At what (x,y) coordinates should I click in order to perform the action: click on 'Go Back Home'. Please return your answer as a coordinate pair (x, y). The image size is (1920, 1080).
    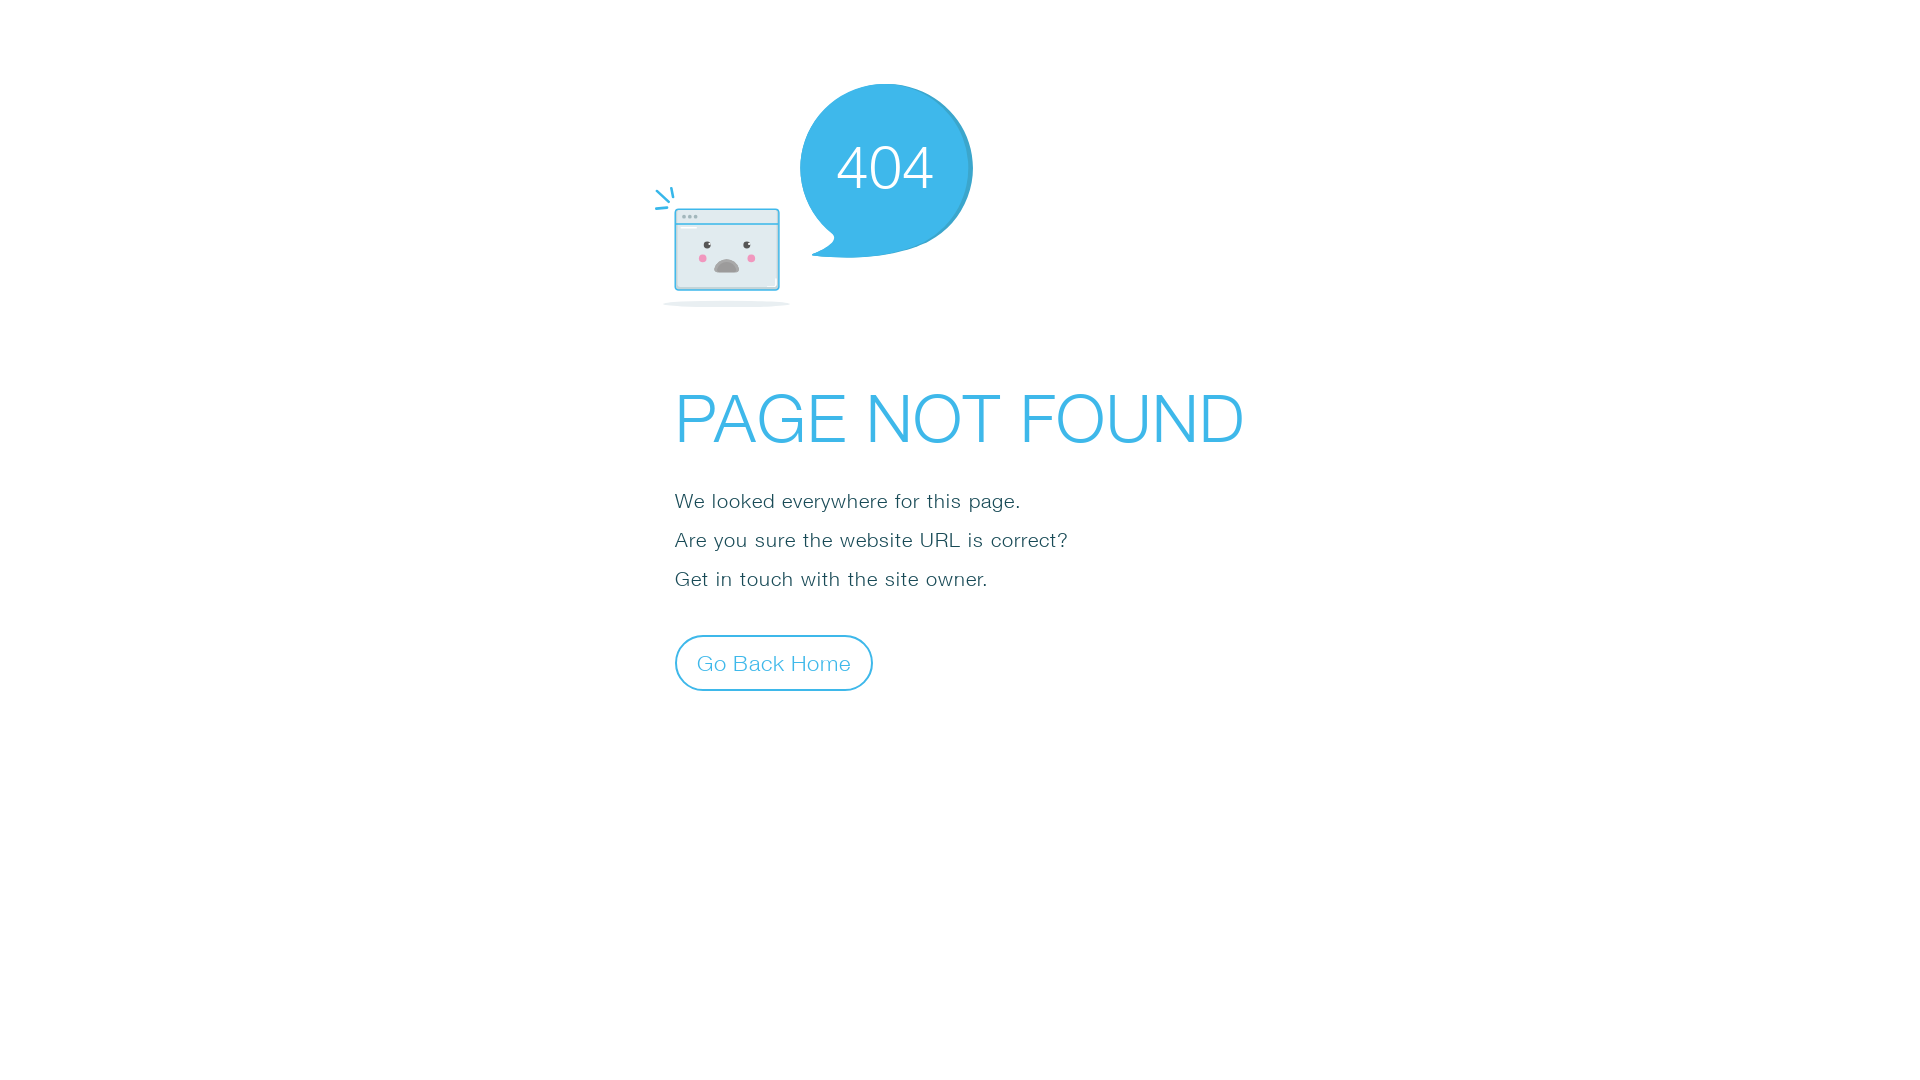
    Looking at the image, I should click on (772, 663).